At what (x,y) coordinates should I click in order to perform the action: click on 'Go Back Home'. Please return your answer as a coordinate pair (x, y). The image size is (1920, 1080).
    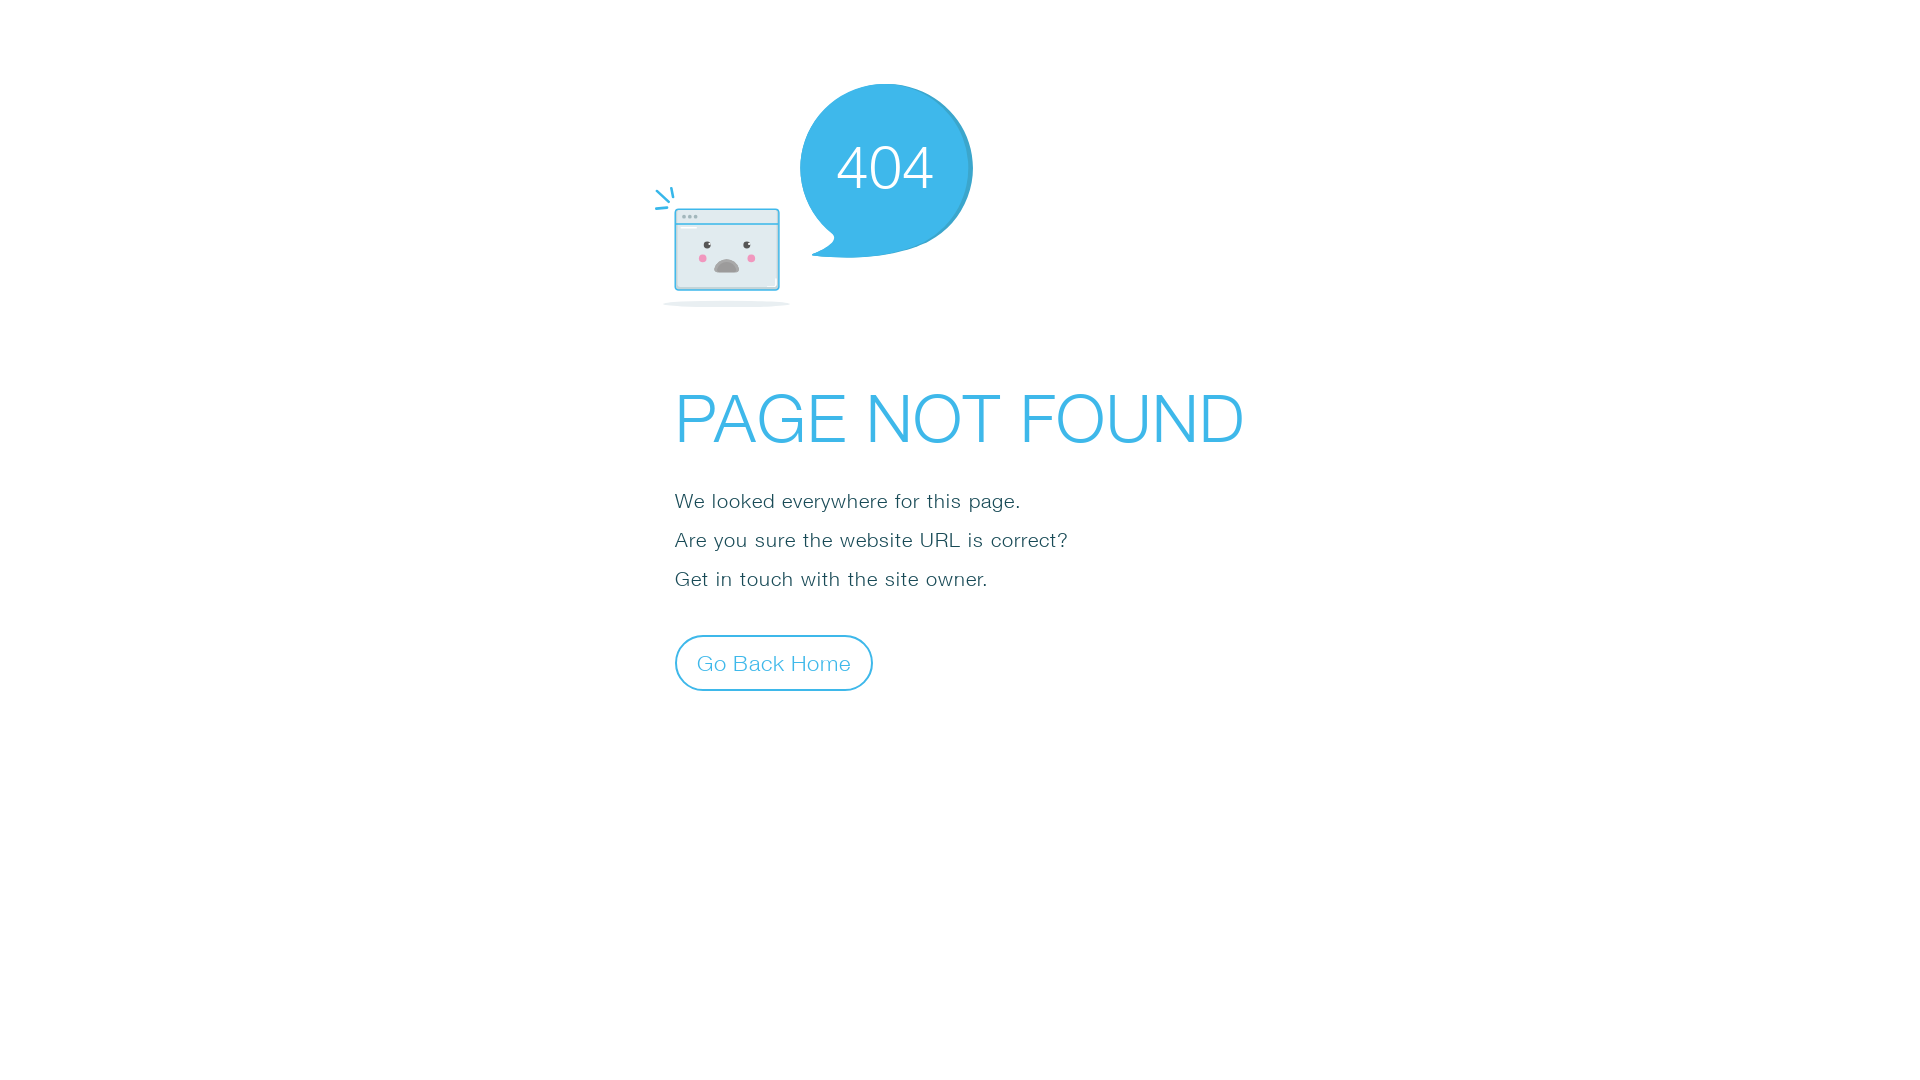
    Looking at the image, I should click on (772, 663).